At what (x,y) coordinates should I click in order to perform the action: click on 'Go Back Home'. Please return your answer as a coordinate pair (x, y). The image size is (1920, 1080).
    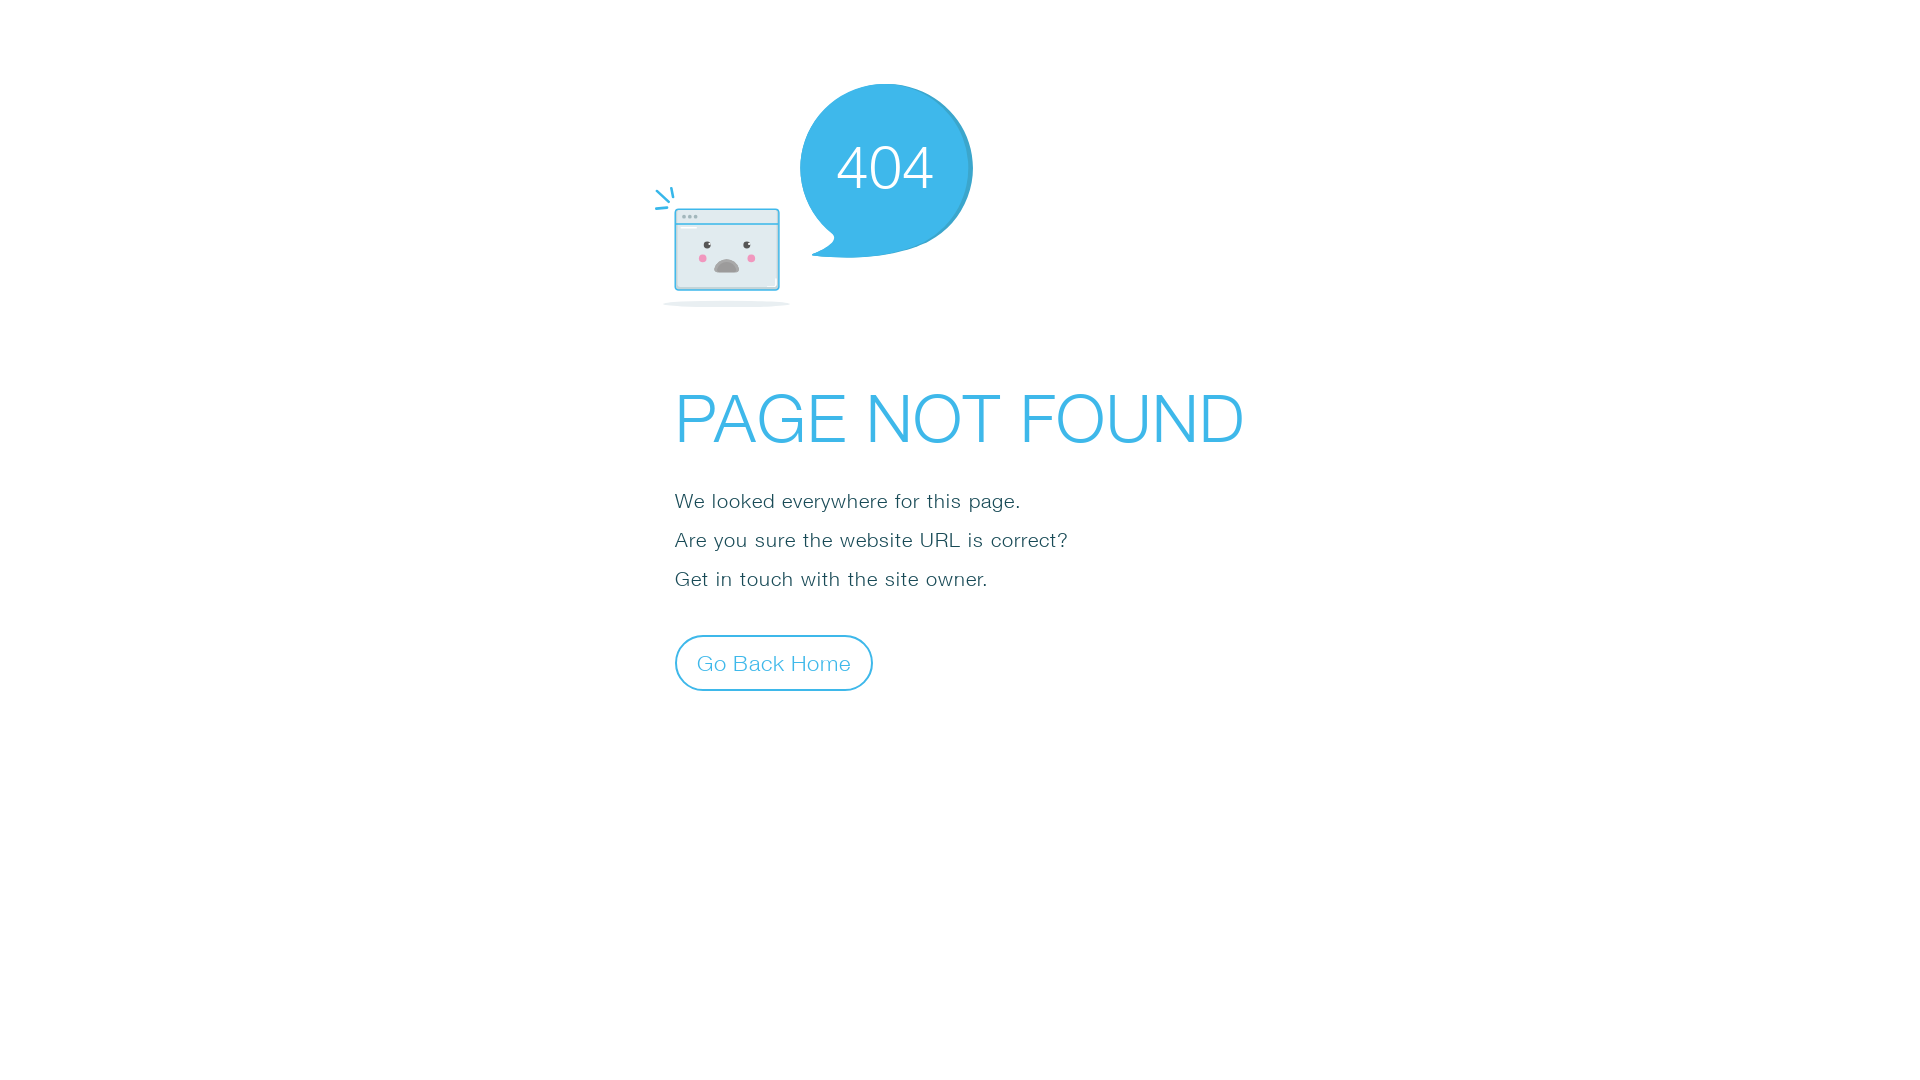
    Looking at the image, I should click on (772, 663).